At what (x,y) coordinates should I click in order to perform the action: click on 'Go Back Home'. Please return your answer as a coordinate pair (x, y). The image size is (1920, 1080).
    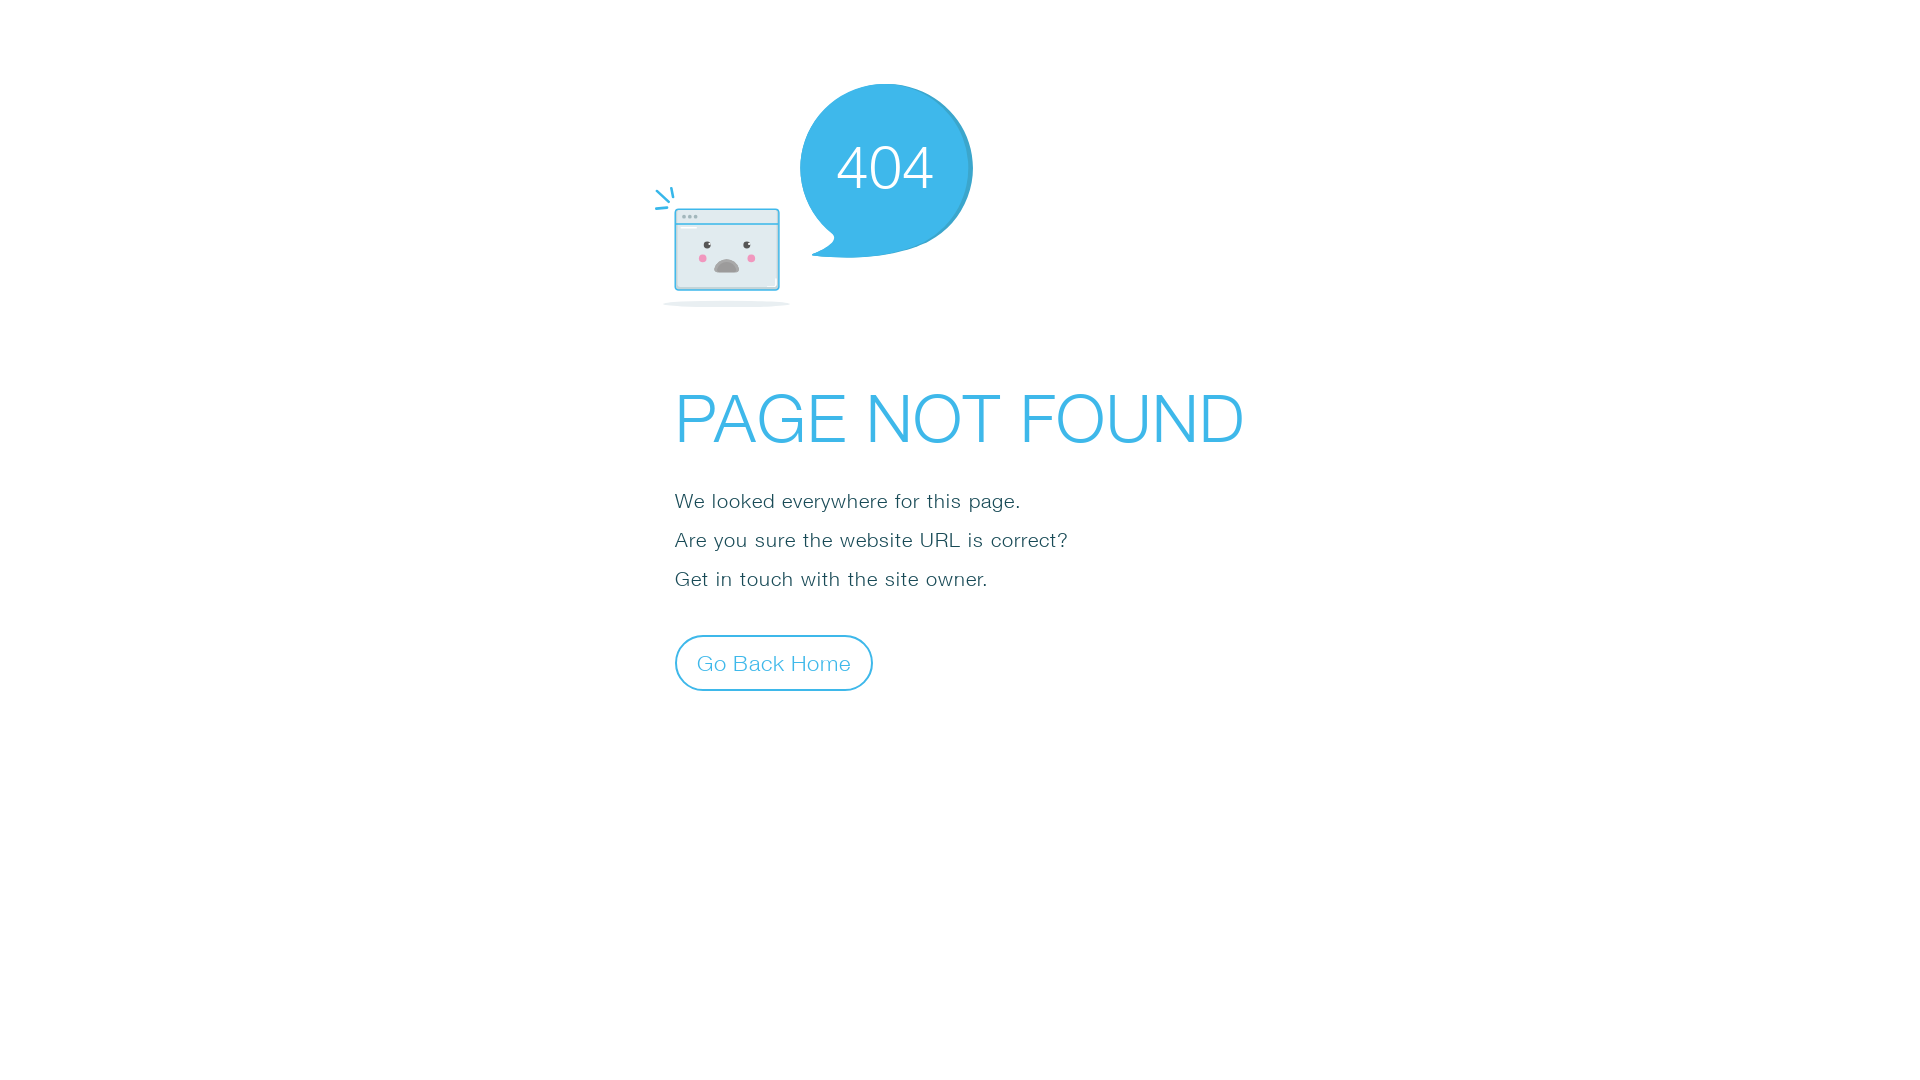
    Looking at the image, I should click on (772, 663).